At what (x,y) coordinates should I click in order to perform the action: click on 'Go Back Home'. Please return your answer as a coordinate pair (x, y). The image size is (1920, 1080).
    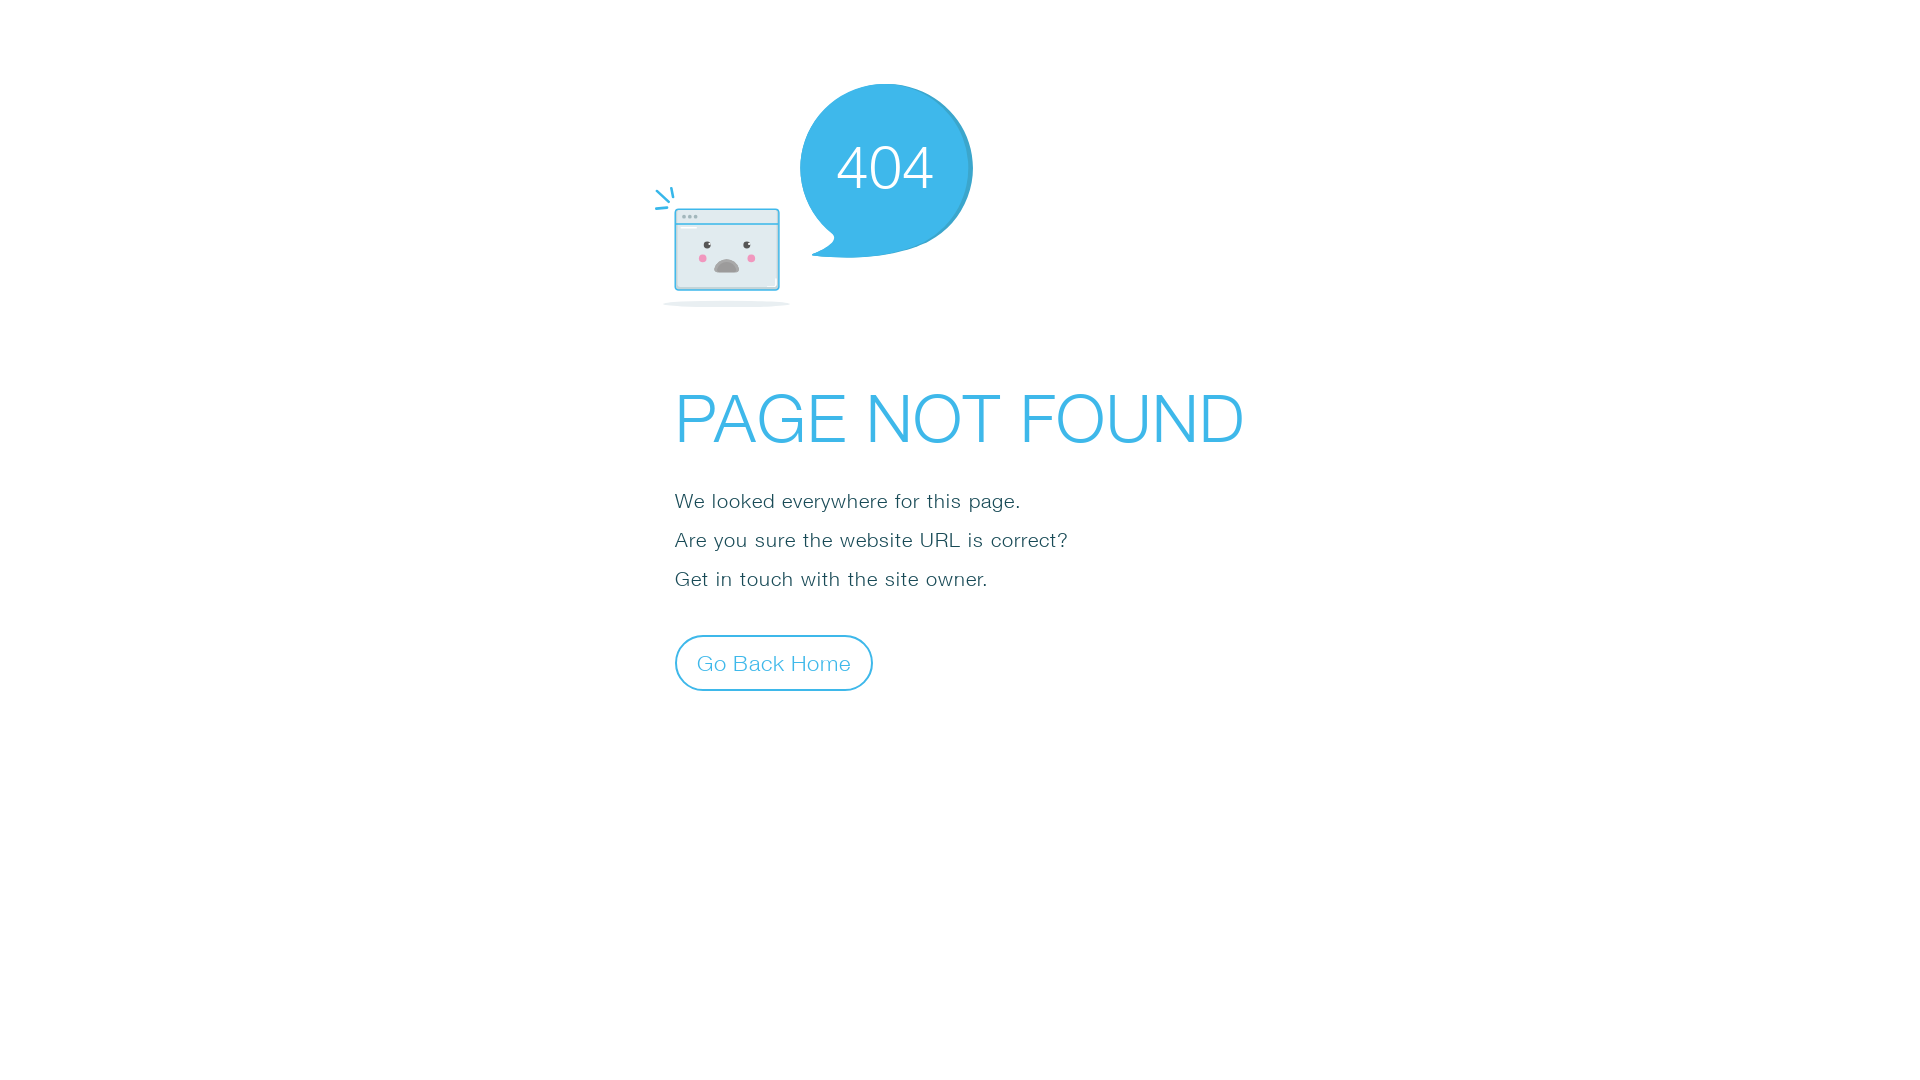
    Looking at the image, I should click on (772, 663).